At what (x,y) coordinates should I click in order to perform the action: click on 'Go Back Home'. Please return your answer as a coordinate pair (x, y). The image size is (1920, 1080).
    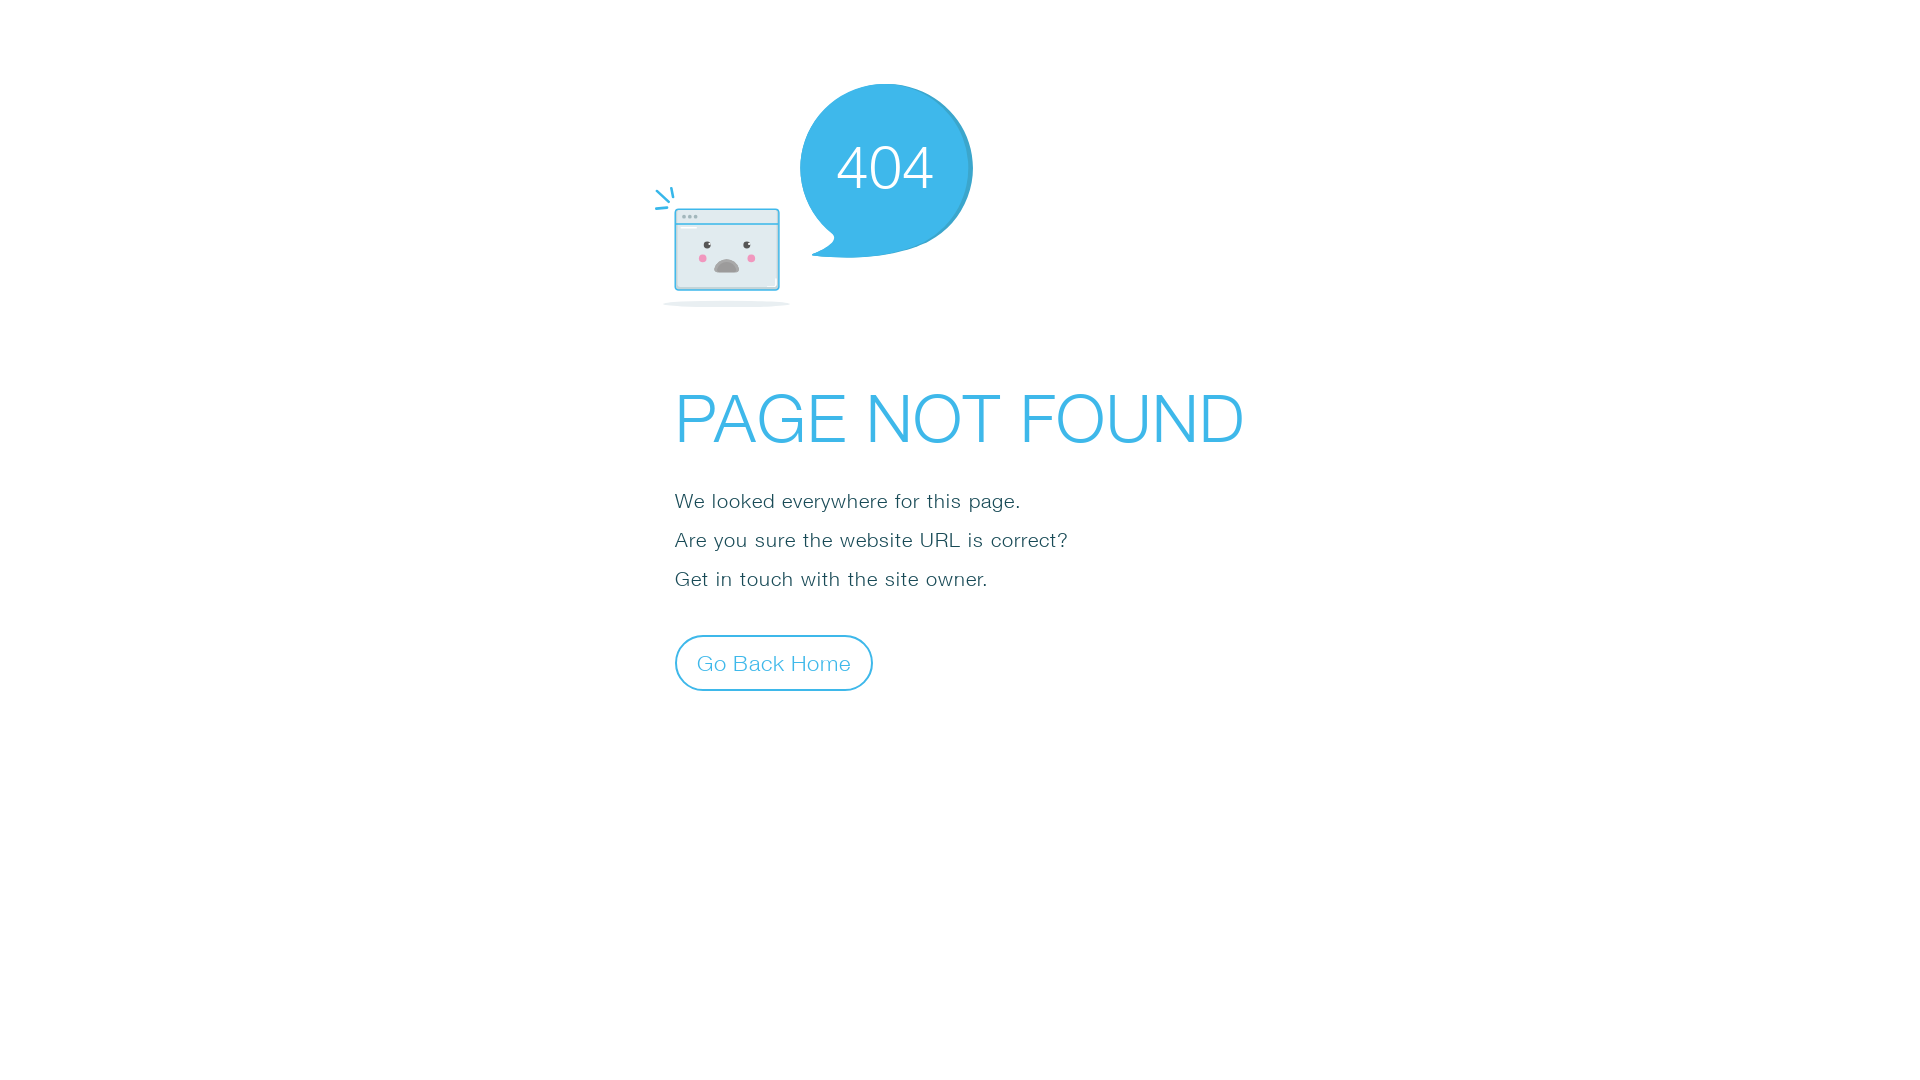
    Looking at the image, I should click on (772, 663).